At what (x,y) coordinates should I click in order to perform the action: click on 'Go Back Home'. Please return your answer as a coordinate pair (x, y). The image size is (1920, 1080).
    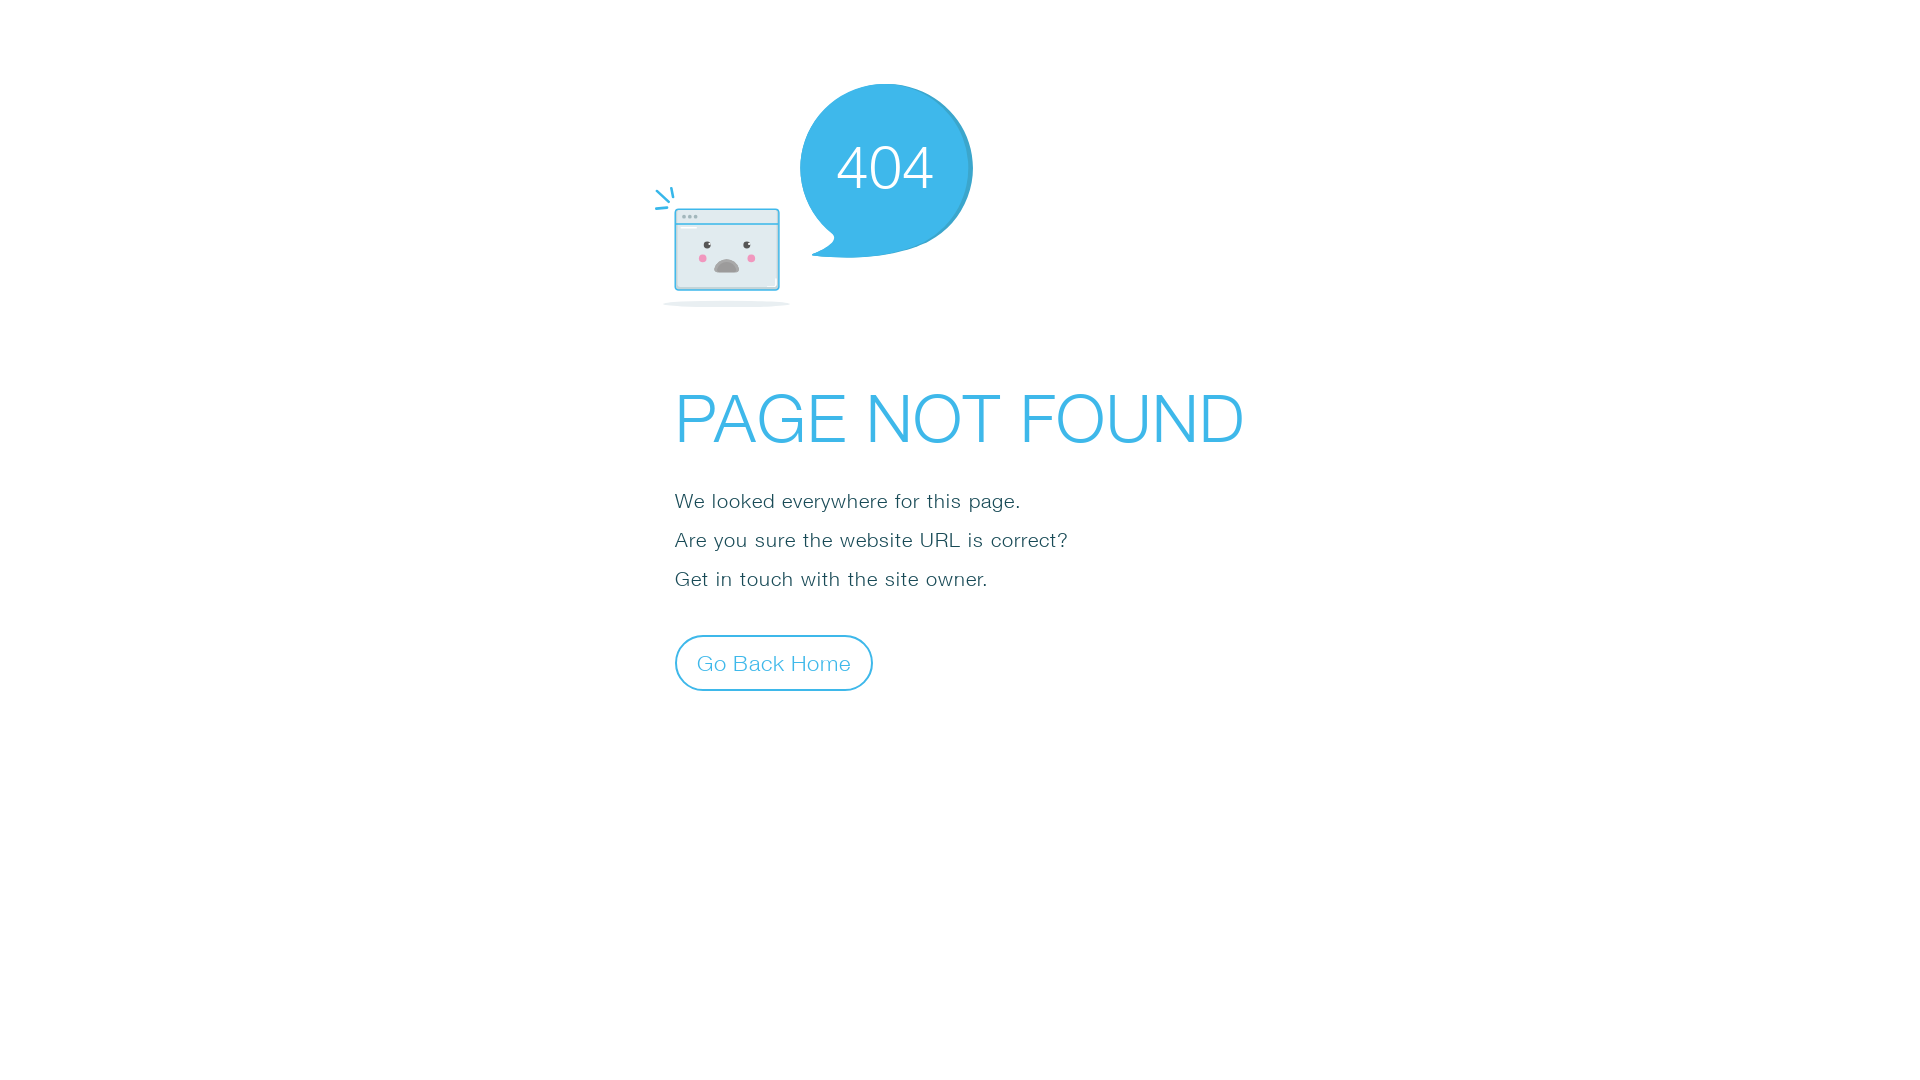
    Looking at the image, I should click on (772, 663).